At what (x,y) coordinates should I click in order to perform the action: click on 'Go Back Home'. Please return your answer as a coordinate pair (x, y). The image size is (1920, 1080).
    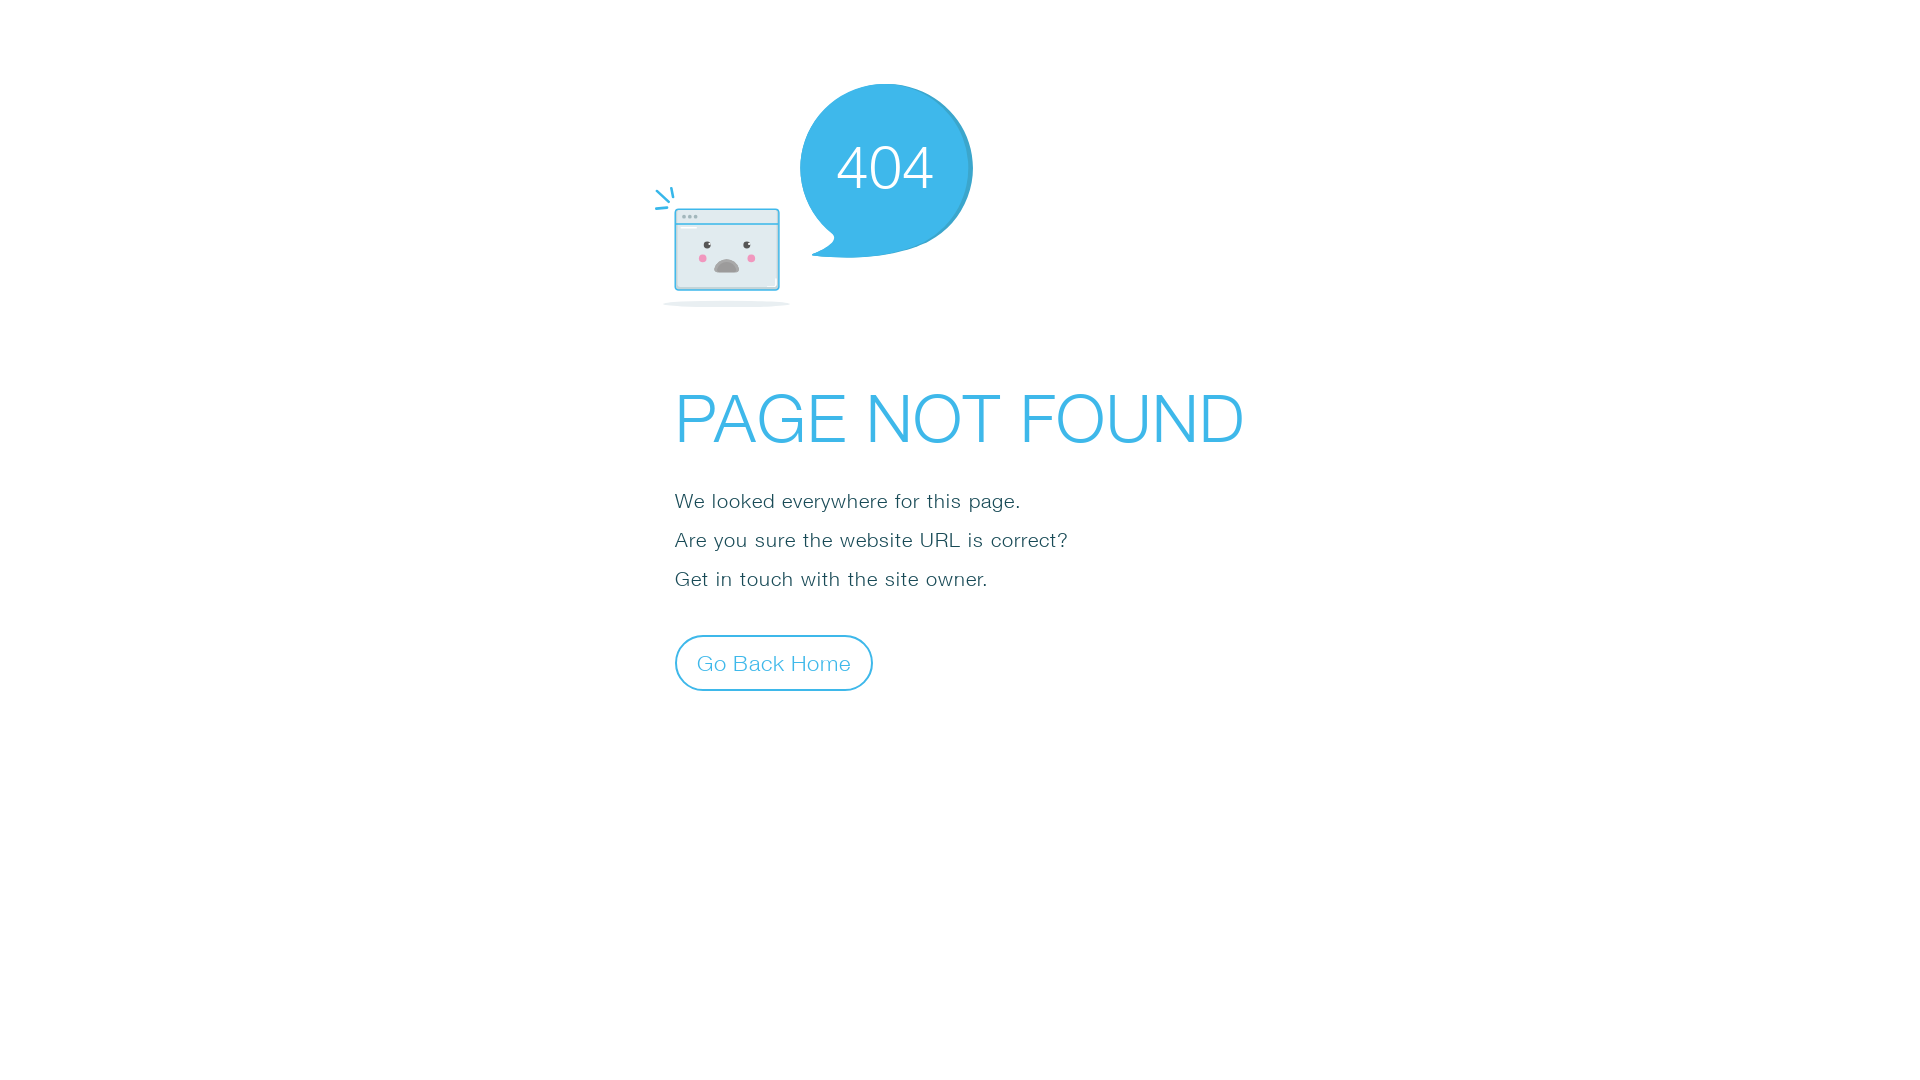
    Looking at the image, I should click on (772, 663).